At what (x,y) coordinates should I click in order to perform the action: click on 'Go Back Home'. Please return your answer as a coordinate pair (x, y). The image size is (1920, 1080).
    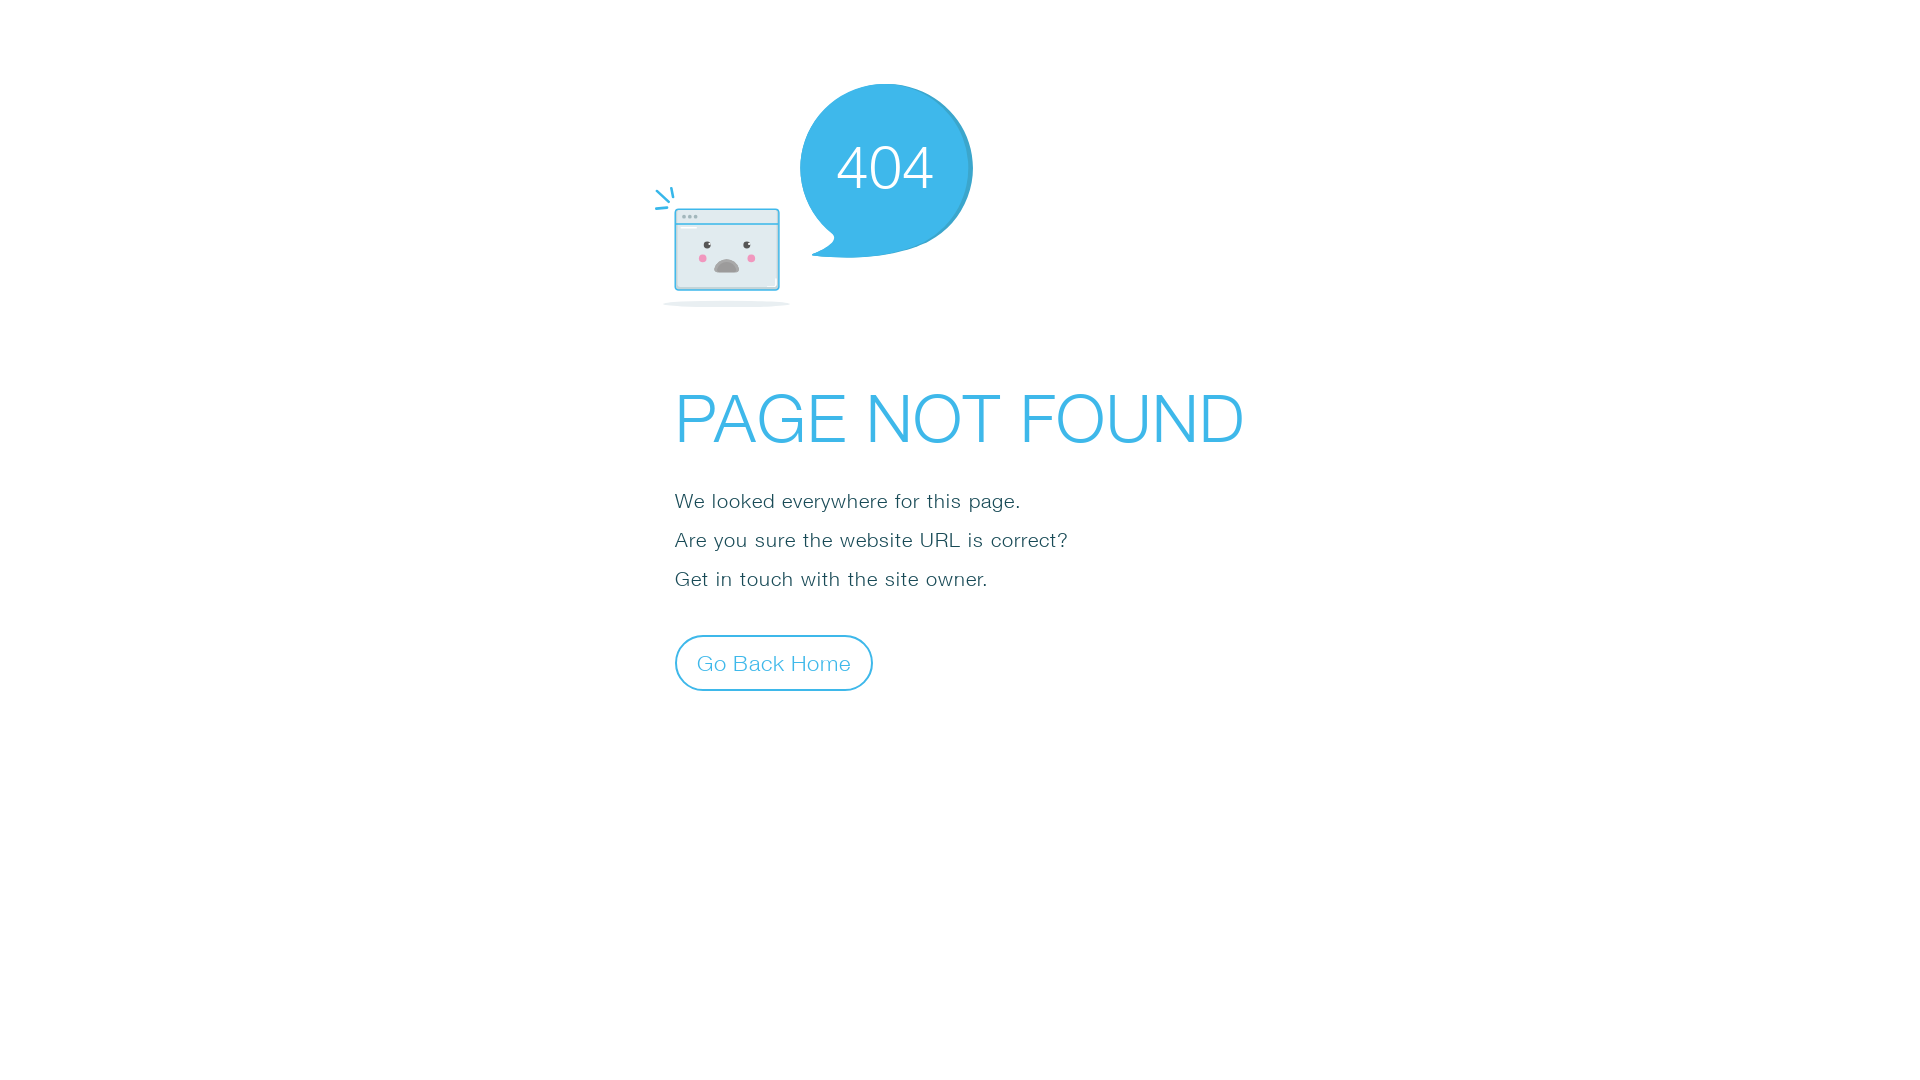
    Looking at the image, I should click on (772, 663).